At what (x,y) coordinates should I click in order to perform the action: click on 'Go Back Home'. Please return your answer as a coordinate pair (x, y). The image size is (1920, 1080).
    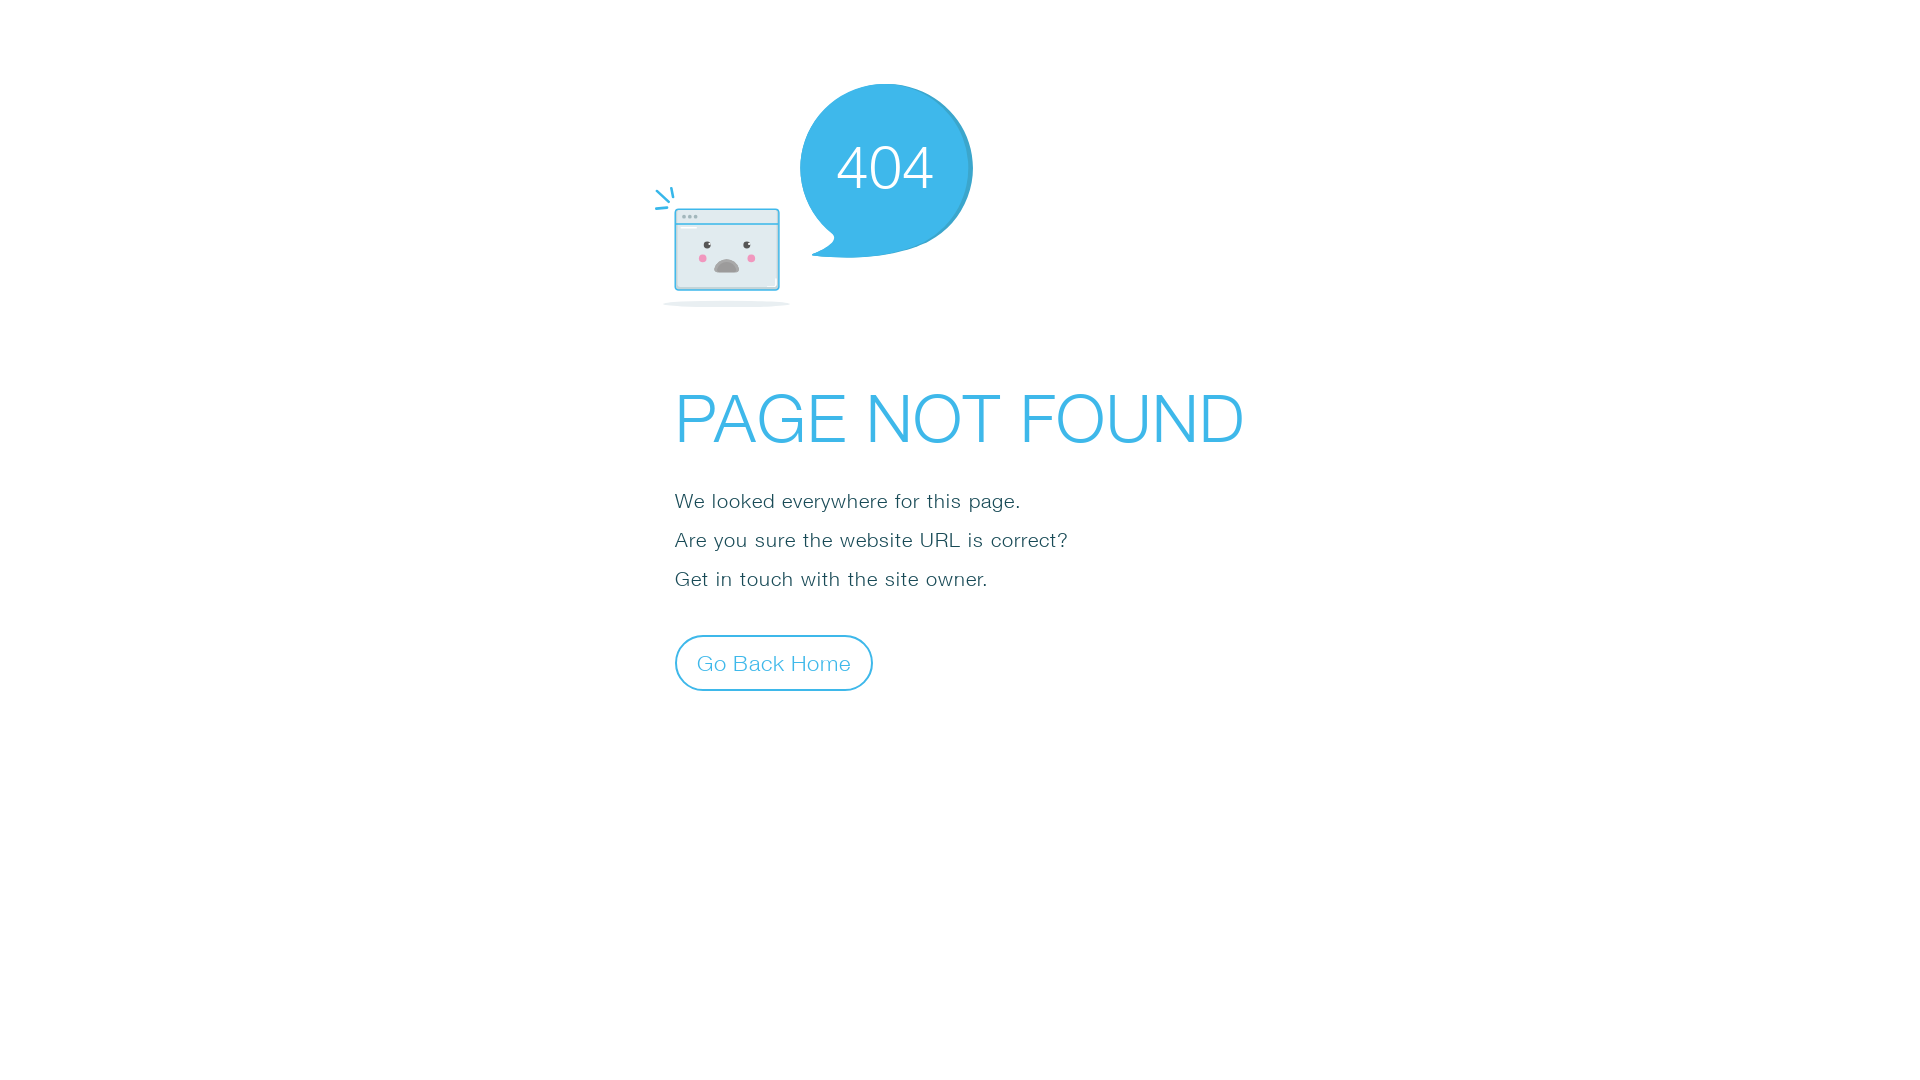
    Looking at the image, I should click on (772, 663).